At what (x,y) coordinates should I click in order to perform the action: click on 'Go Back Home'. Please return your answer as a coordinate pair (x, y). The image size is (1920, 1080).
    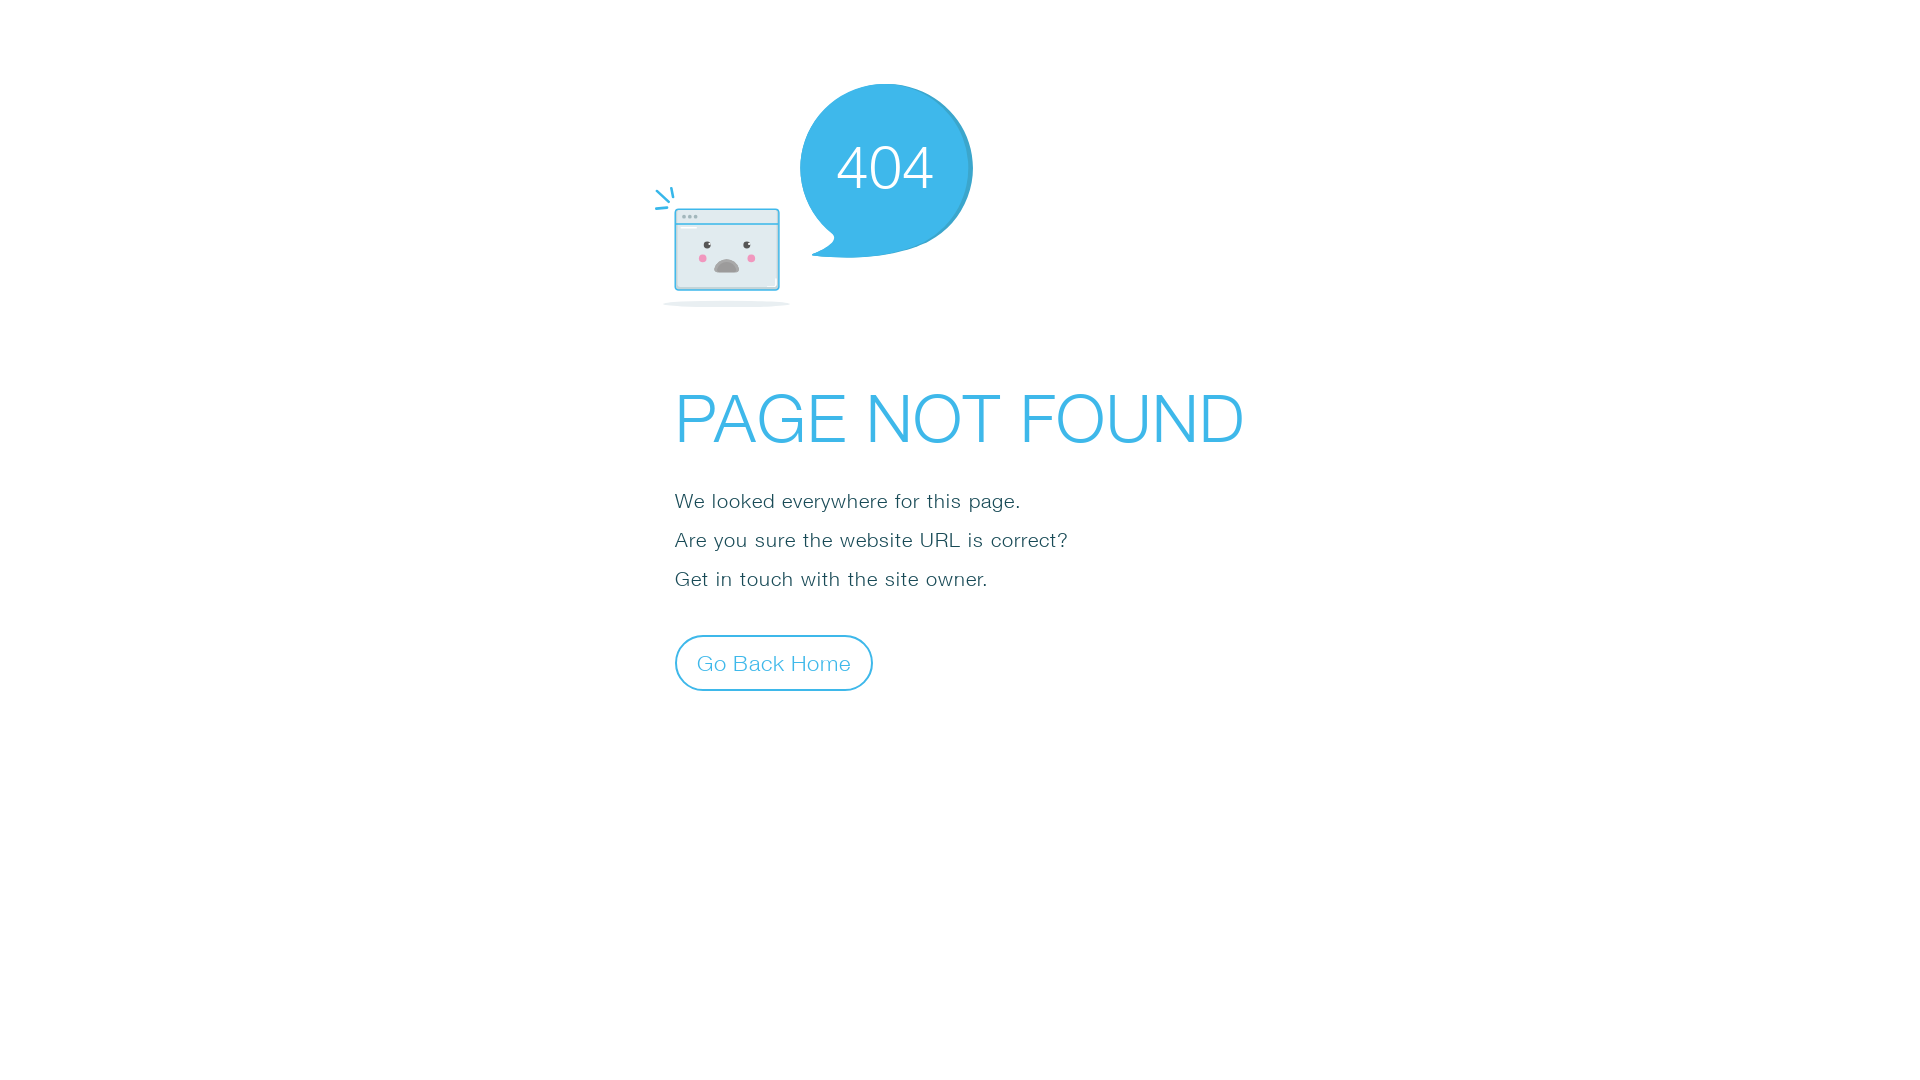
    Looking at the image, I should click on (772, 663).